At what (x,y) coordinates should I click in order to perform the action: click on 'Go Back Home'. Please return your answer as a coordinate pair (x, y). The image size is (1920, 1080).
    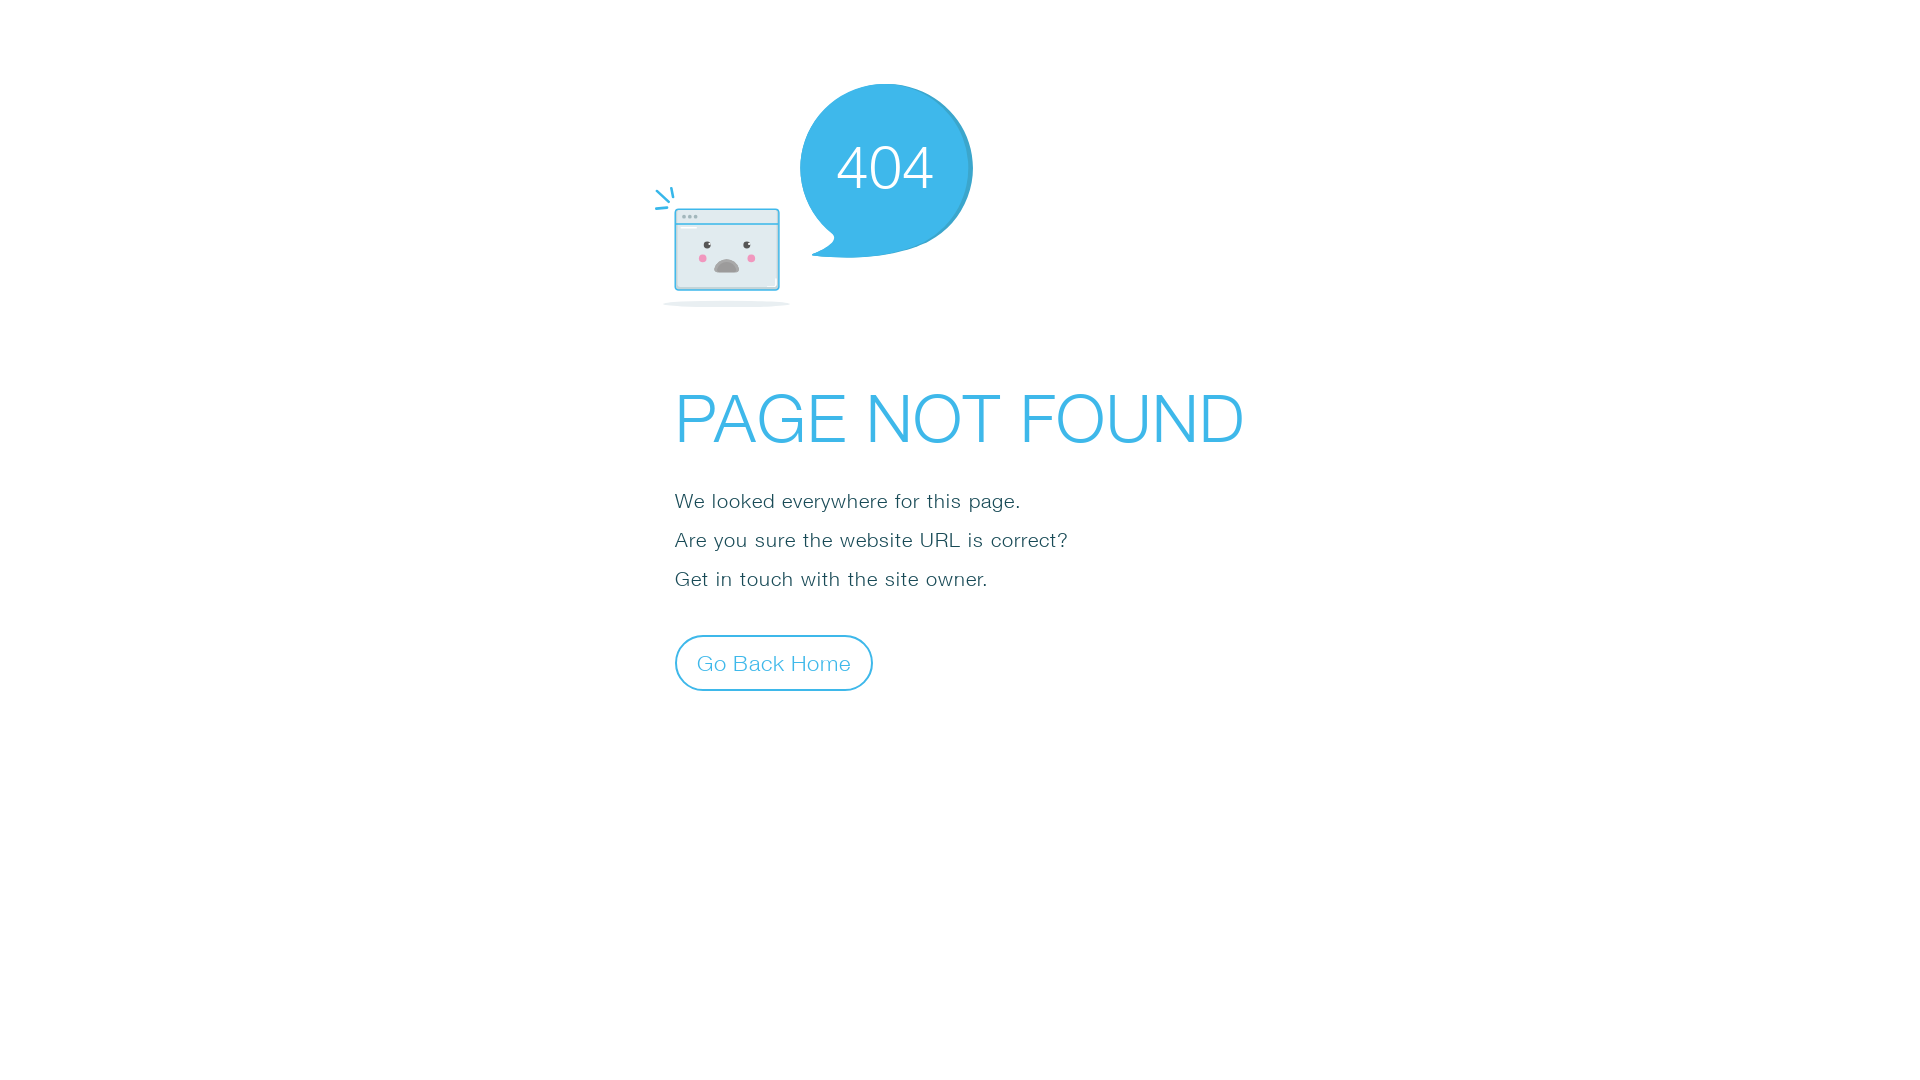
    Looking at the image, I should click on (772, 663).